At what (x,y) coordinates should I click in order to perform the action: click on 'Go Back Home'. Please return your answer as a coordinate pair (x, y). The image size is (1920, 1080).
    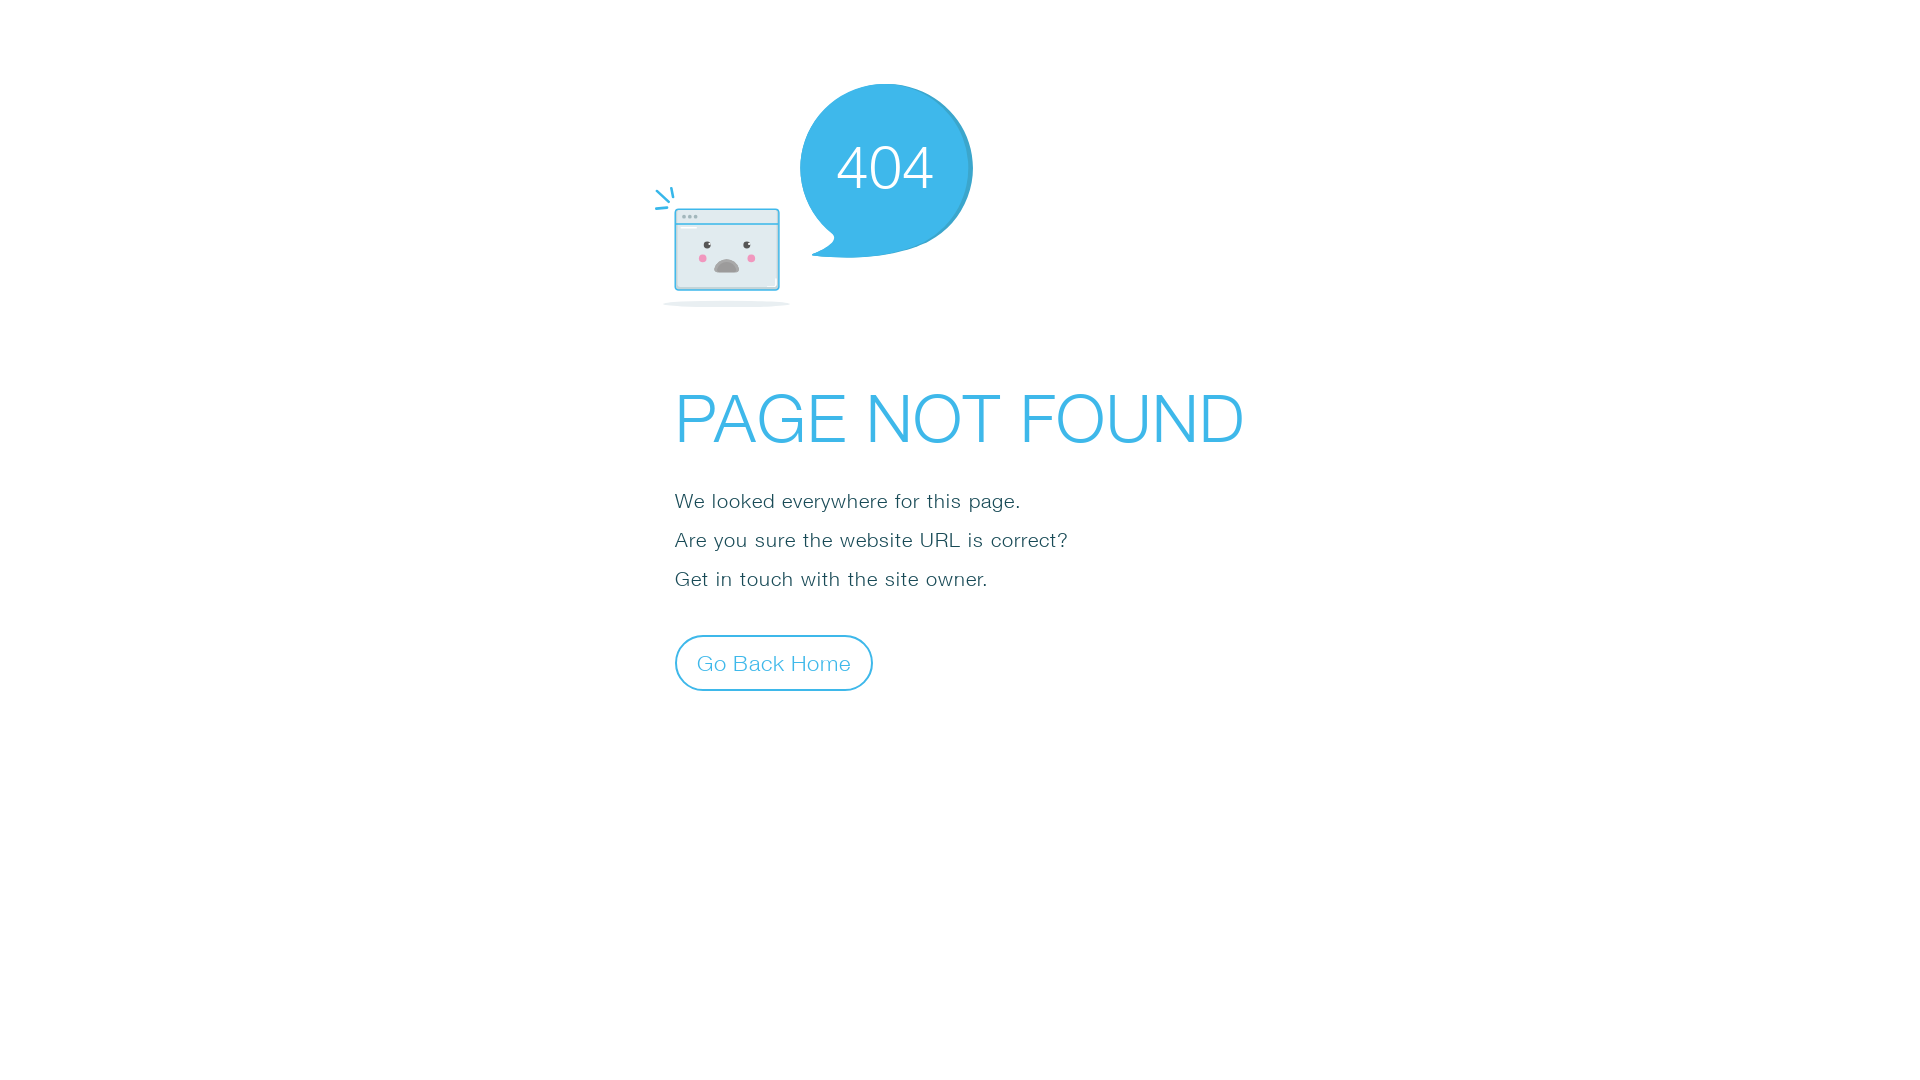
    Looking at the image, I should click on (772, 663).